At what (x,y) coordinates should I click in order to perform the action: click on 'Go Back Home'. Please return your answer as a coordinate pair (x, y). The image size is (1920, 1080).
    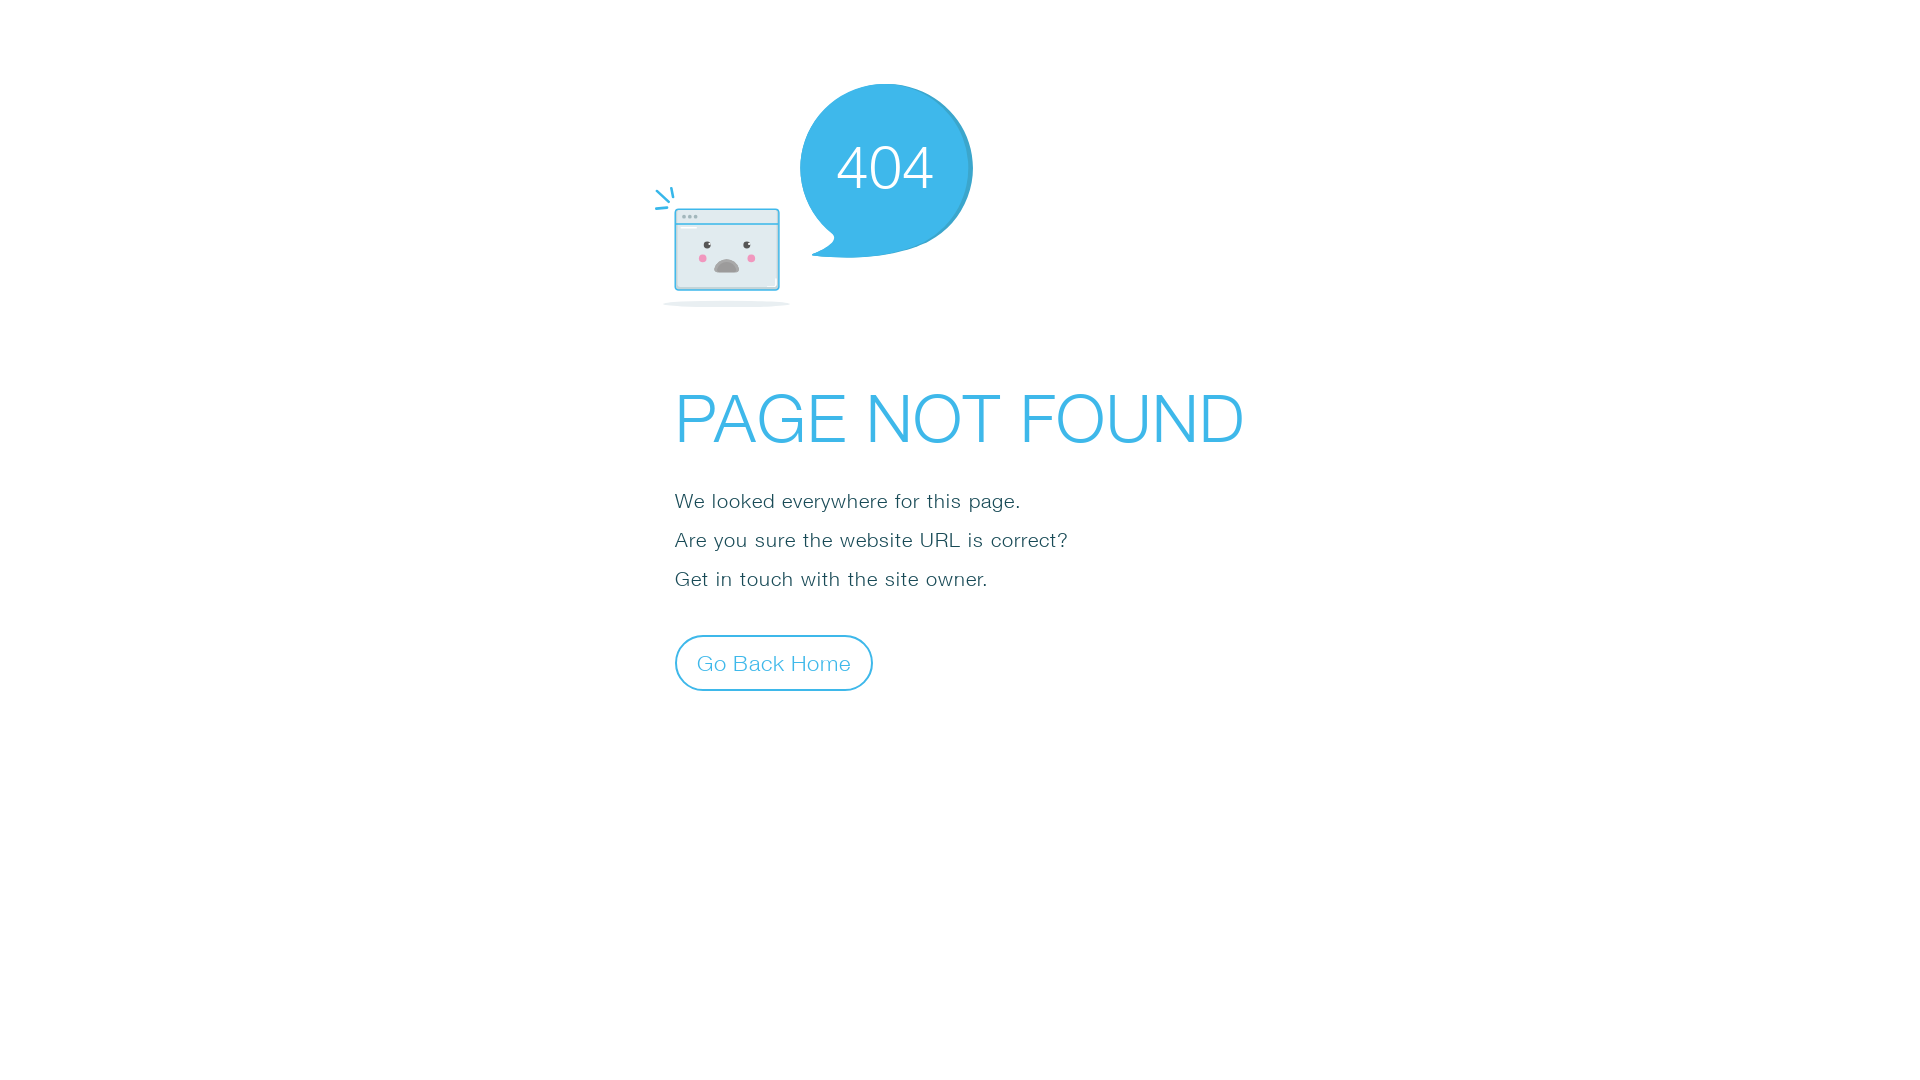
    Looking at the image, I should click on (772, 663).